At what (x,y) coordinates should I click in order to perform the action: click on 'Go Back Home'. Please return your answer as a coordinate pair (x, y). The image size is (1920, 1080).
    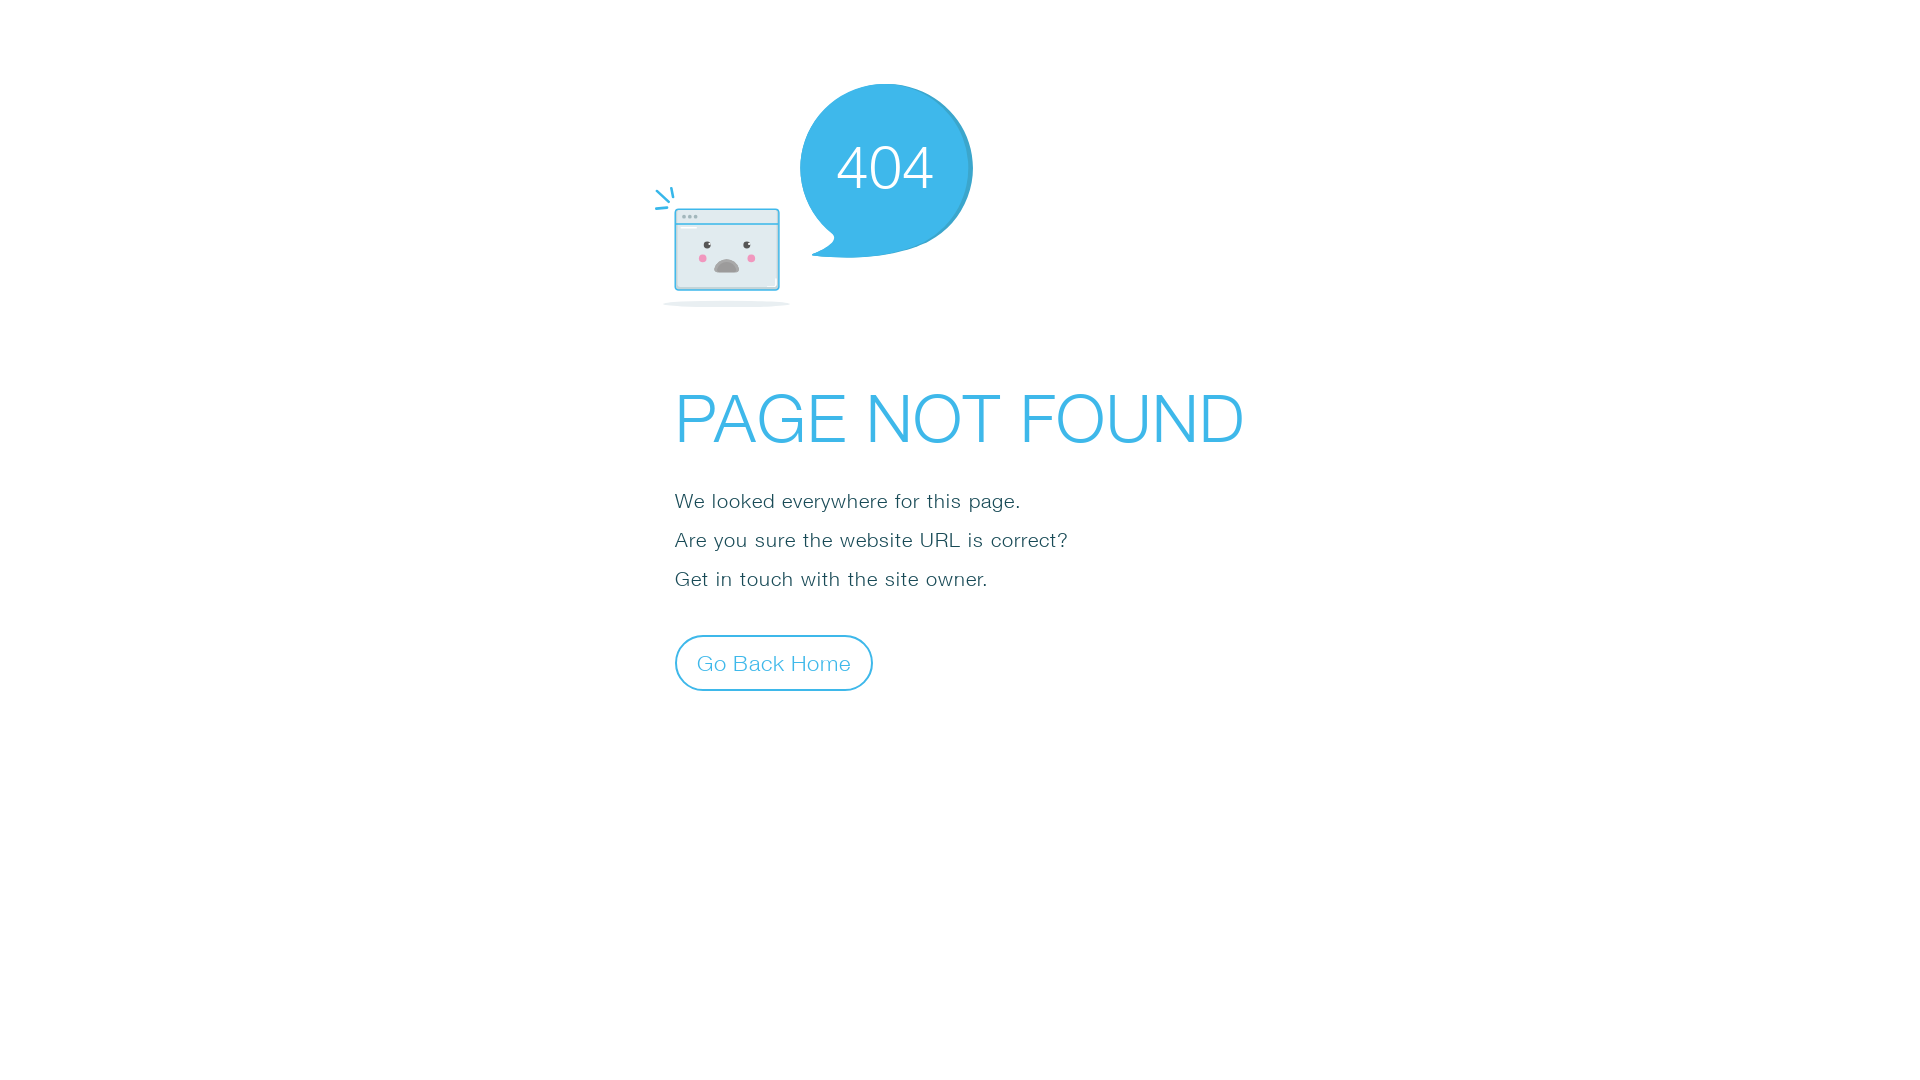
    Looking at the image, I should click on (772, 663).